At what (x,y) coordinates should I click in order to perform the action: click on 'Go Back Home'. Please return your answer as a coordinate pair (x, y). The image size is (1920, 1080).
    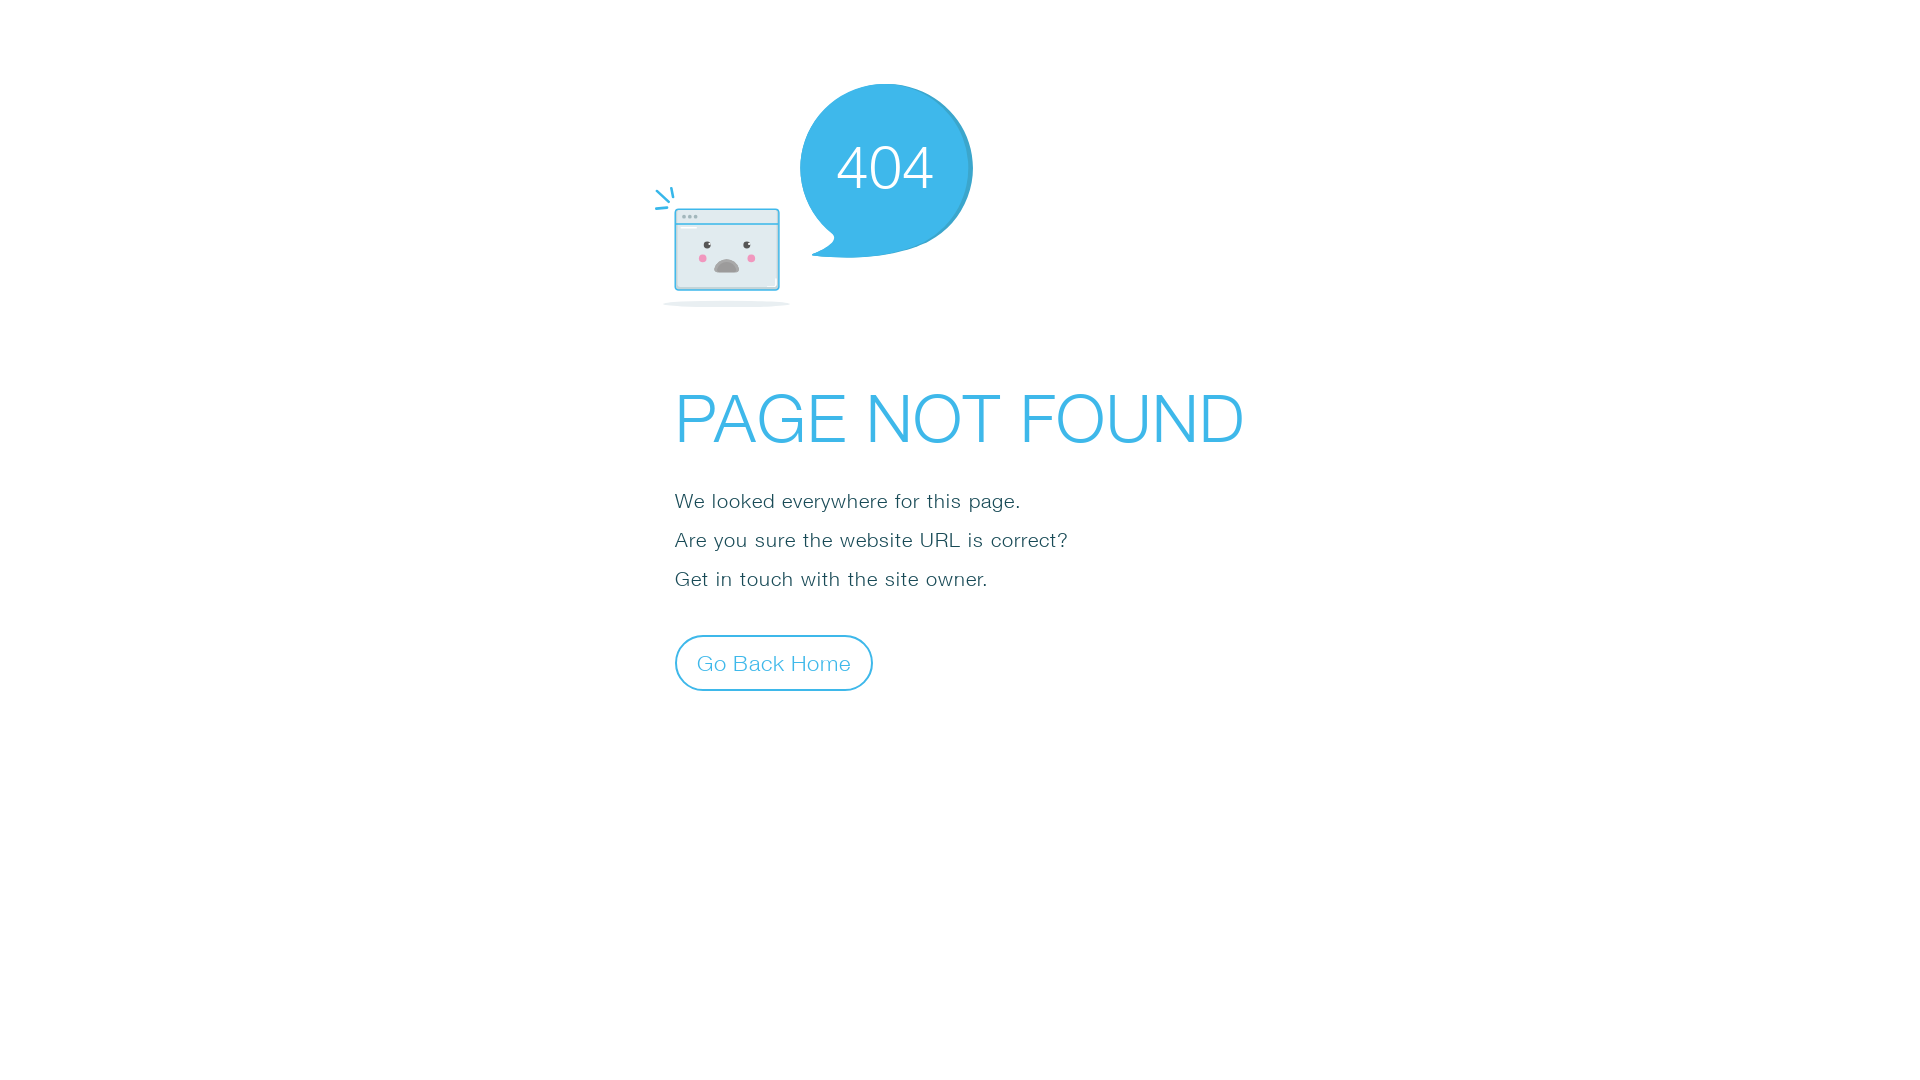
    Looking at the image, I should click on (772, 663).